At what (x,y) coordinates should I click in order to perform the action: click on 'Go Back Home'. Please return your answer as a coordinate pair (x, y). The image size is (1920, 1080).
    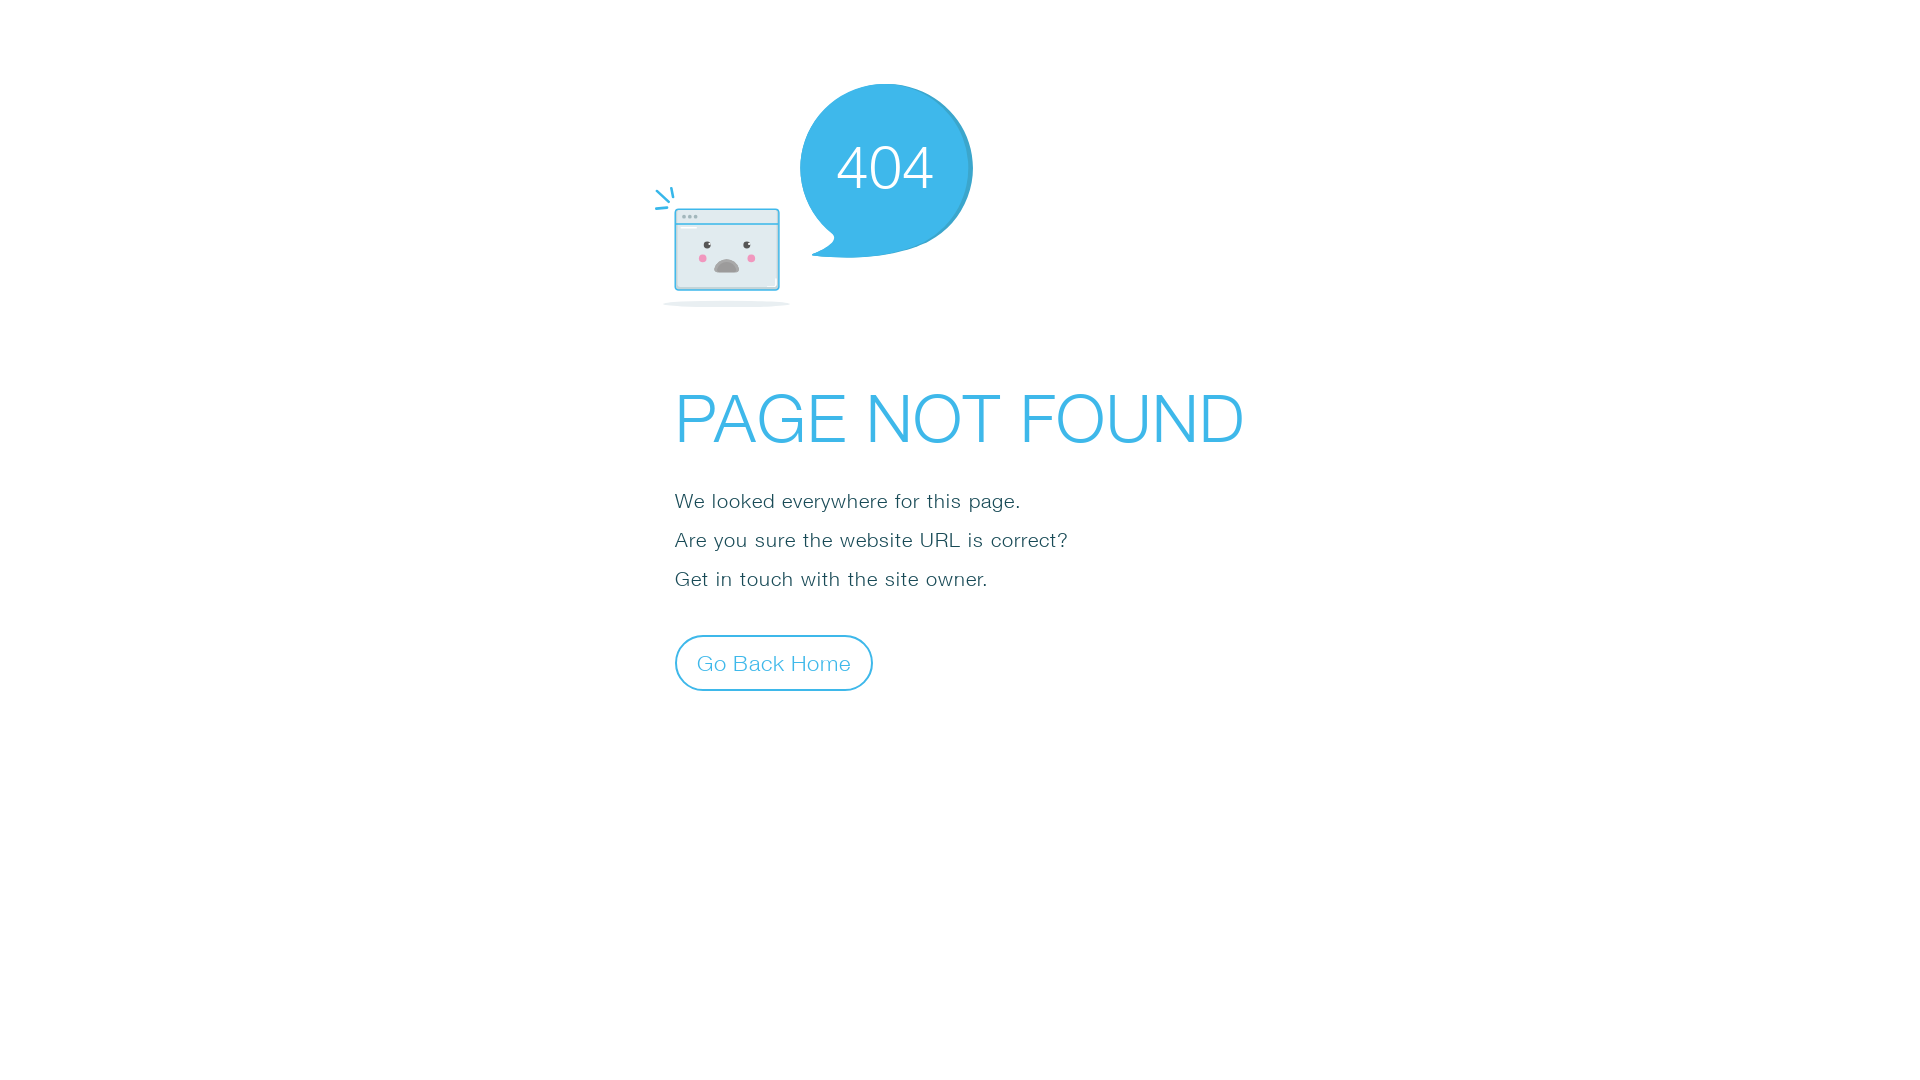
    Looking at the image, I should click on (772, 663).